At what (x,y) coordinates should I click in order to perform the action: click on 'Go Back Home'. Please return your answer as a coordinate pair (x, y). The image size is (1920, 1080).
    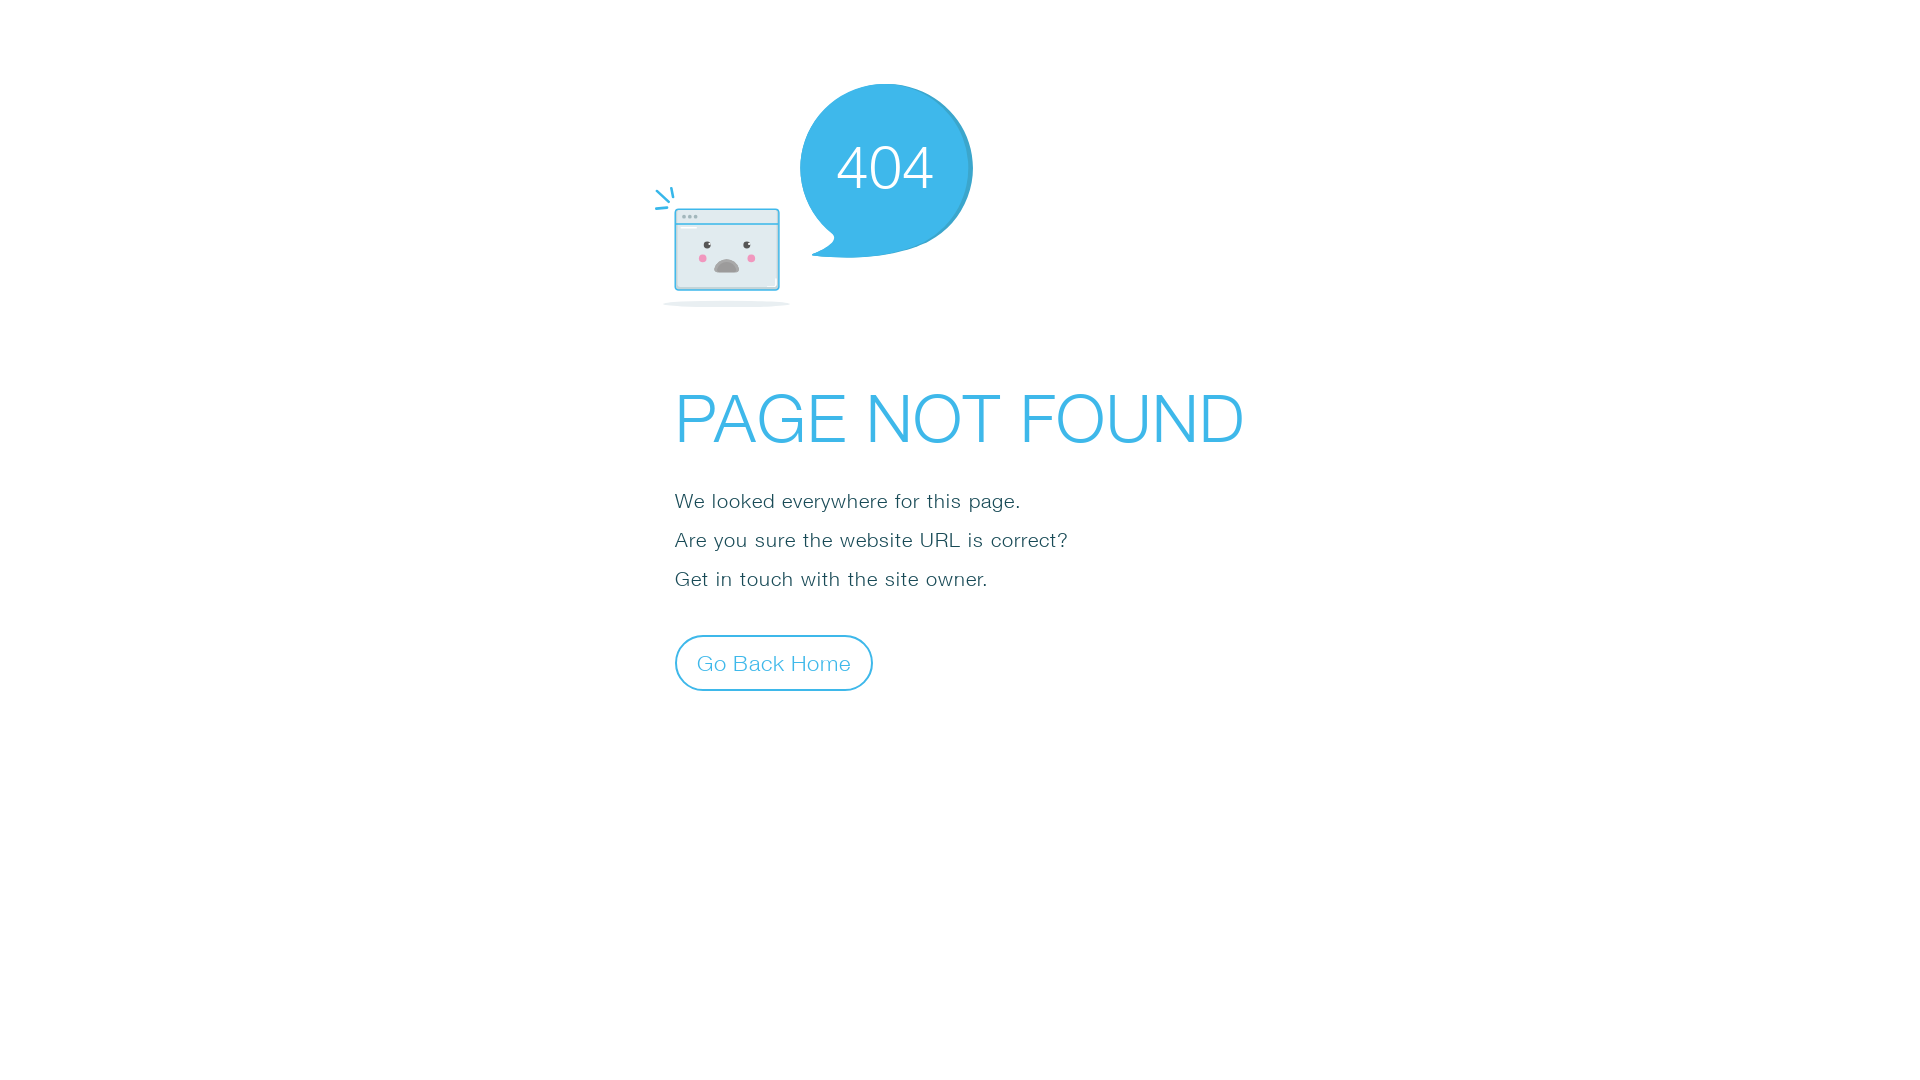
    Looking at the image, I should click on (772, 663).